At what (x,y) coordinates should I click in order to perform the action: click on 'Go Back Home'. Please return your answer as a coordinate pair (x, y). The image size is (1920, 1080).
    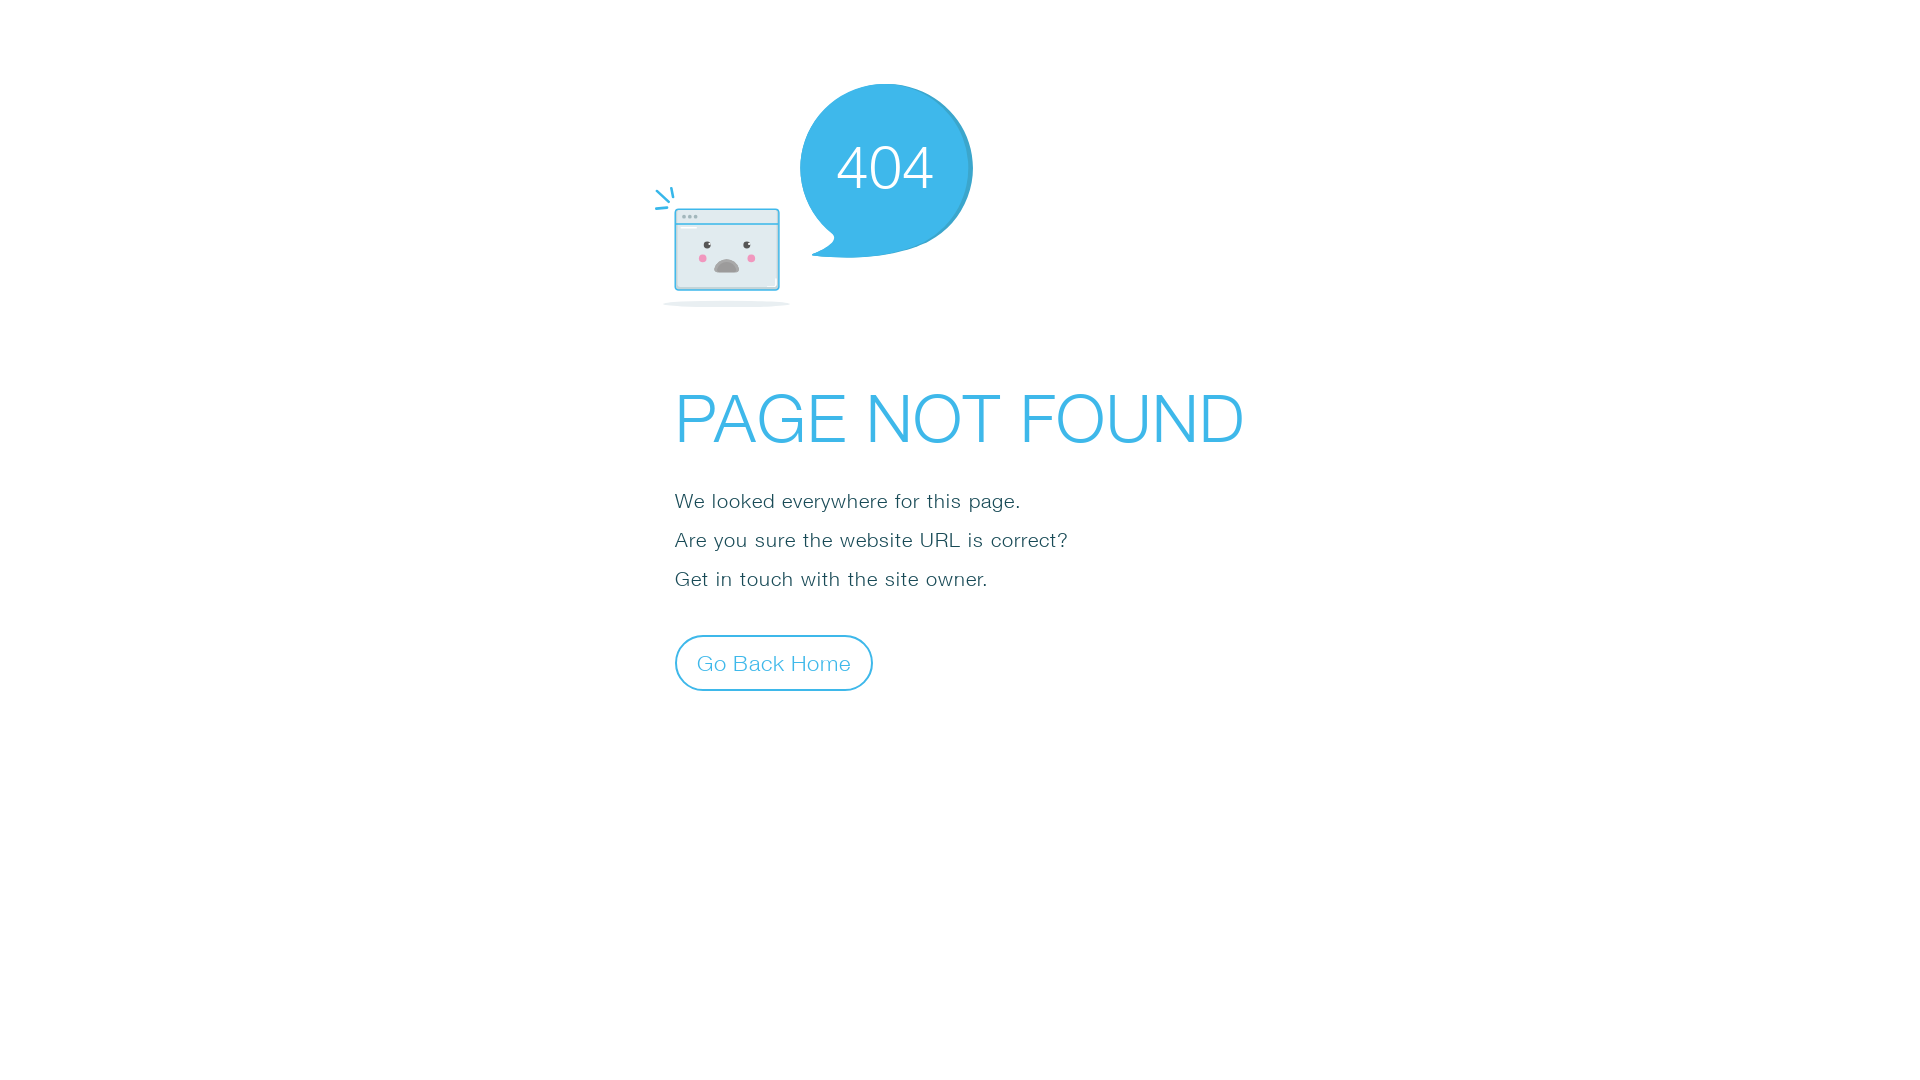
    Looking at the image, I should click on (772, 663).